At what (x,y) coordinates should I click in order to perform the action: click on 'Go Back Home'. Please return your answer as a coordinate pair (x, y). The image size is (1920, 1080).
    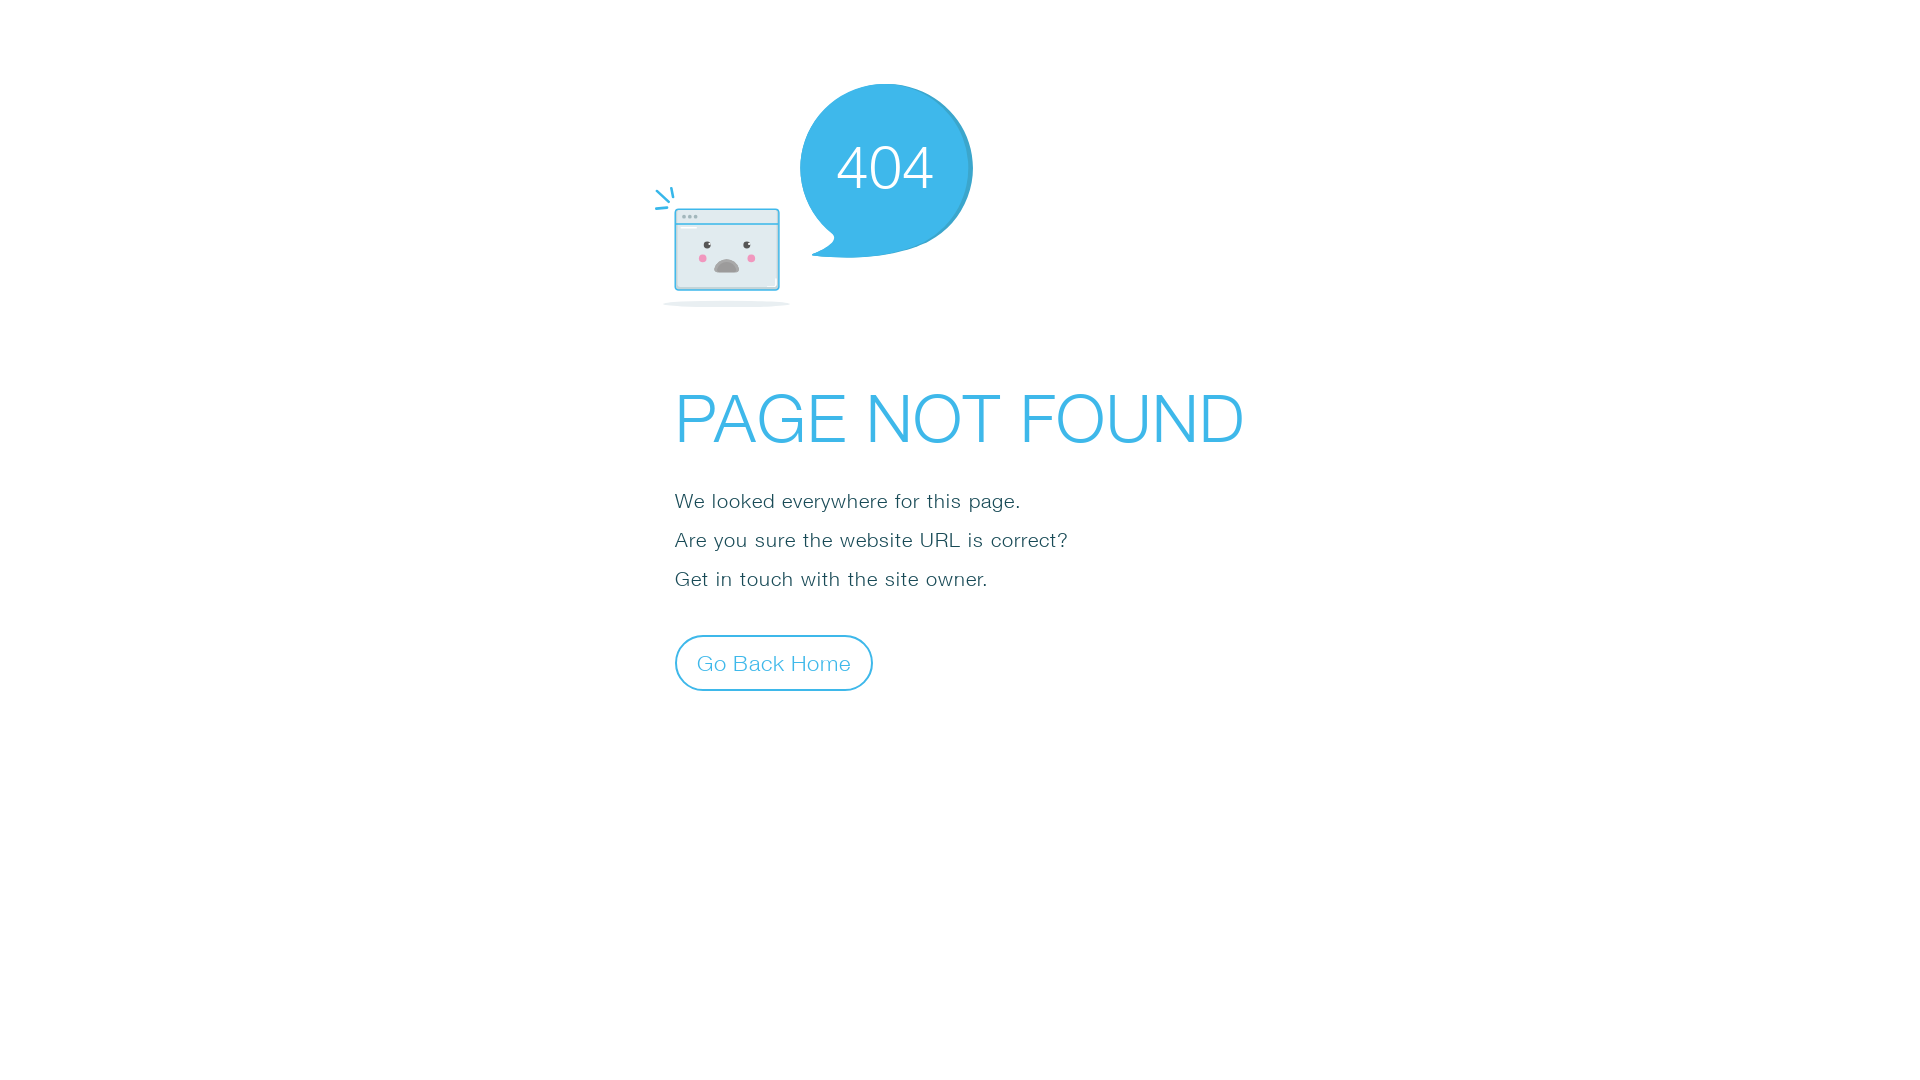
    Looking at the image, I should click on (772, 663).